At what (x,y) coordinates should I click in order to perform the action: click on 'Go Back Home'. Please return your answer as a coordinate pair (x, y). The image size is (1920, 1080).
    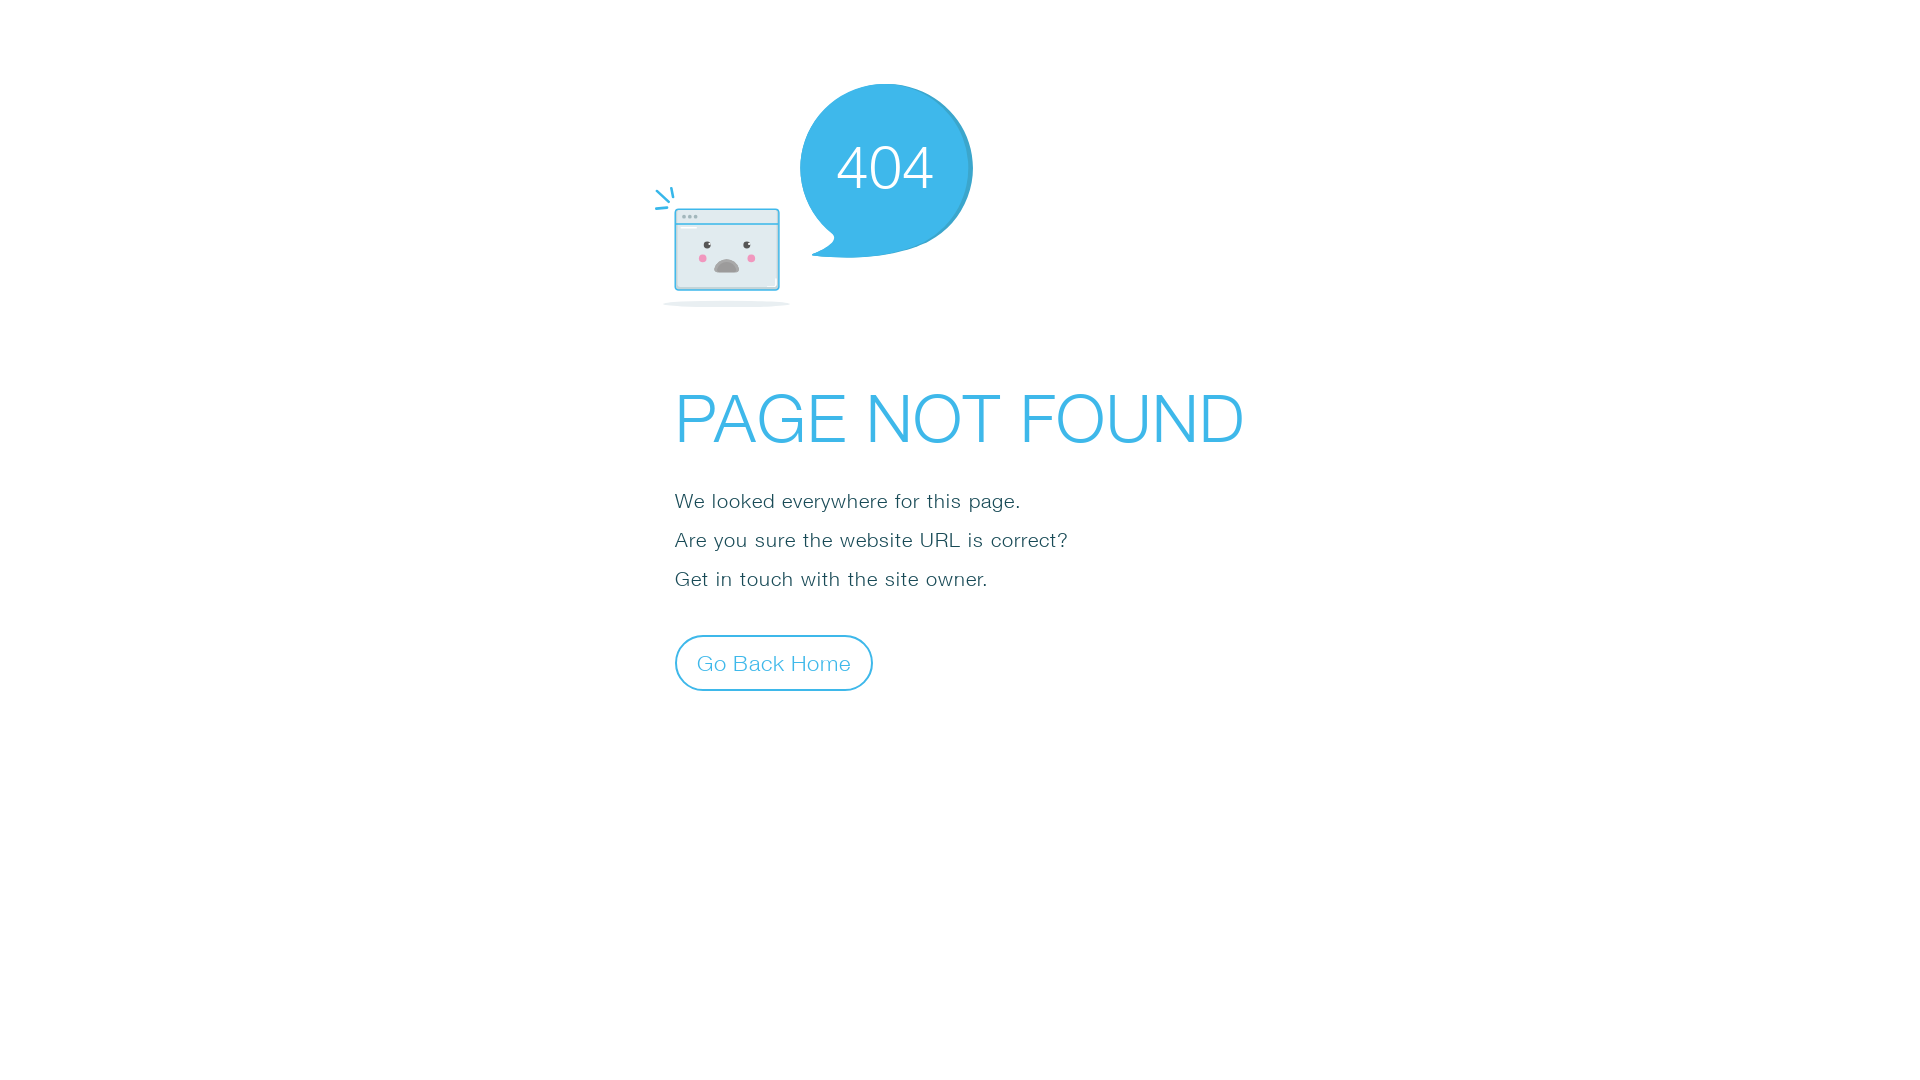
    Looking at the image, I should click on (772, 663).